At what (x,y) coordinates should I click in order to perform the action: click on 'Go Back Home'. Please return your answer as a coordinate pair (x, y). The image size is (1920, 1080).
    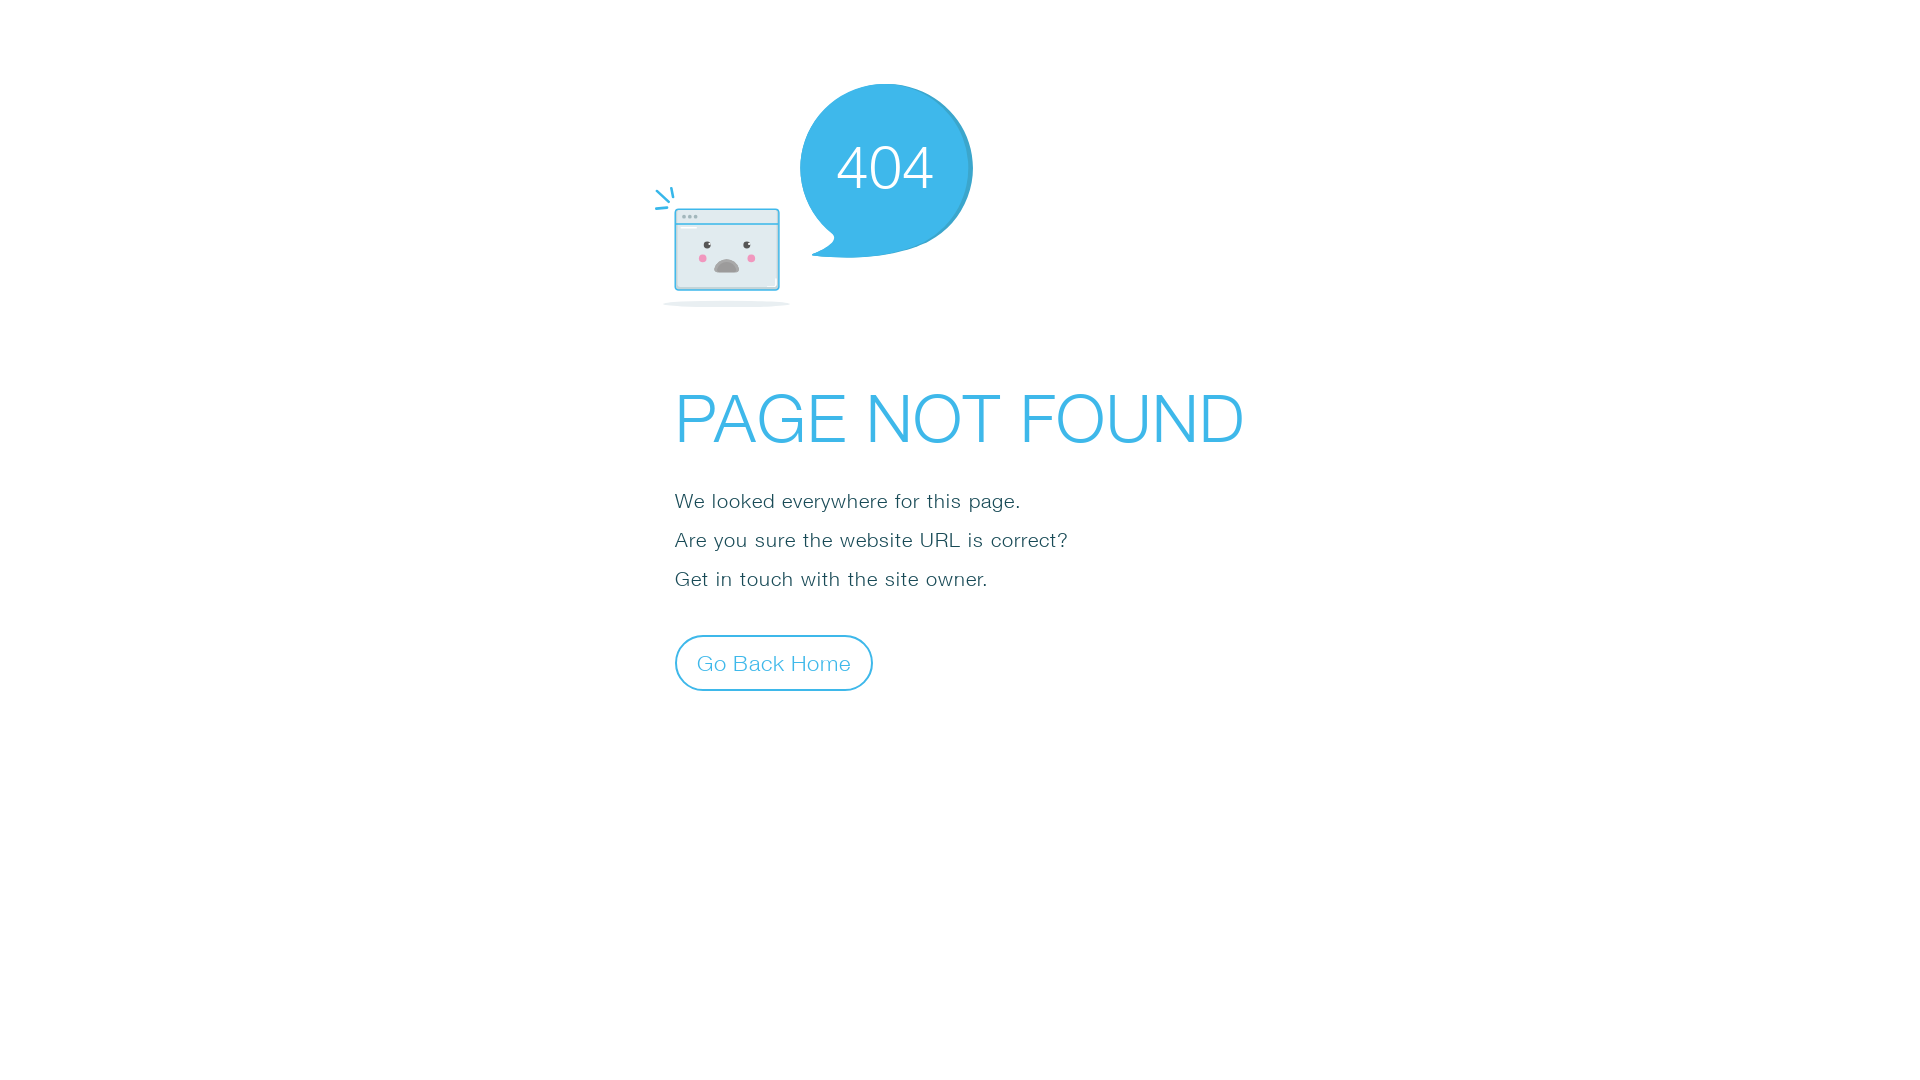
    Looking at the image, I should click on (772, 663).